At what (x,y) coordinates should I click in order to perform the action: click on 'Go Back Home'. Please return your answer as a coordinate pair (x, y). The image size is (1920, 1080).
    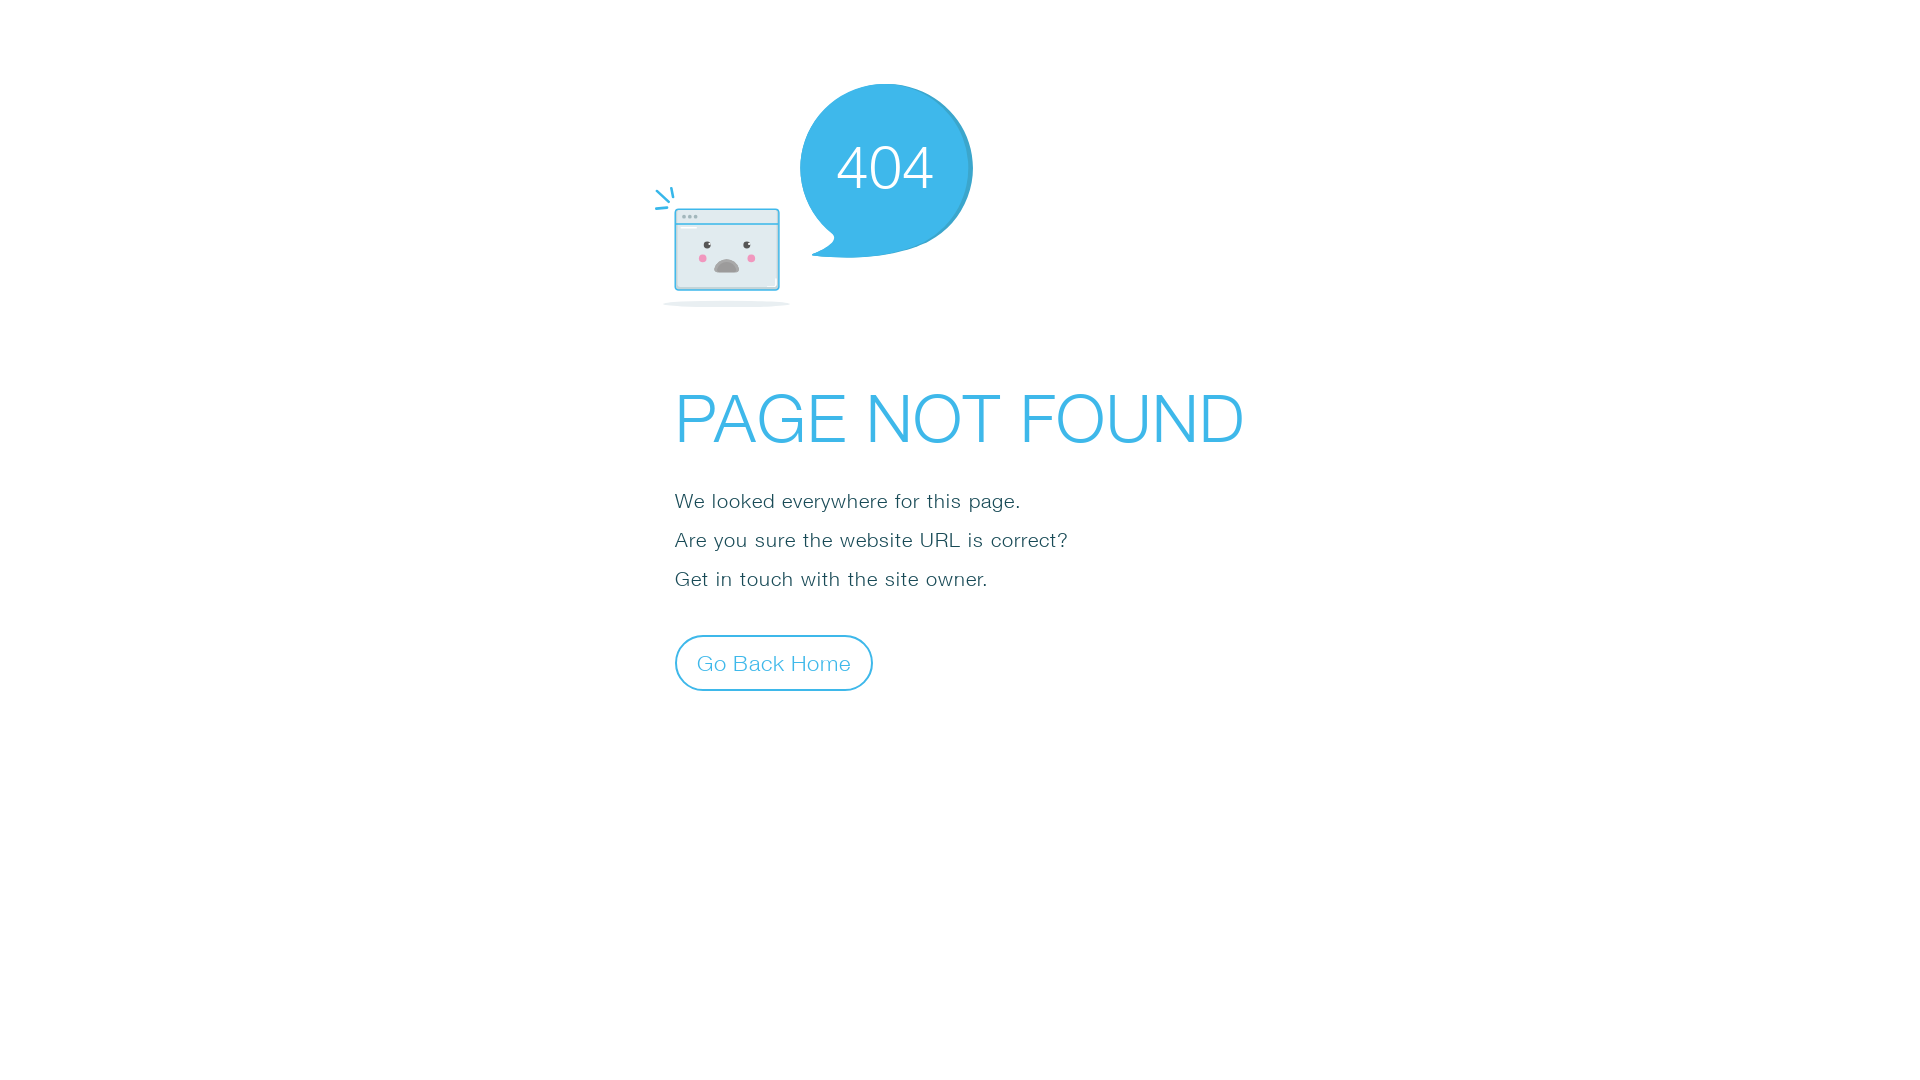
    Looking at the image, I should click on (772, 663).